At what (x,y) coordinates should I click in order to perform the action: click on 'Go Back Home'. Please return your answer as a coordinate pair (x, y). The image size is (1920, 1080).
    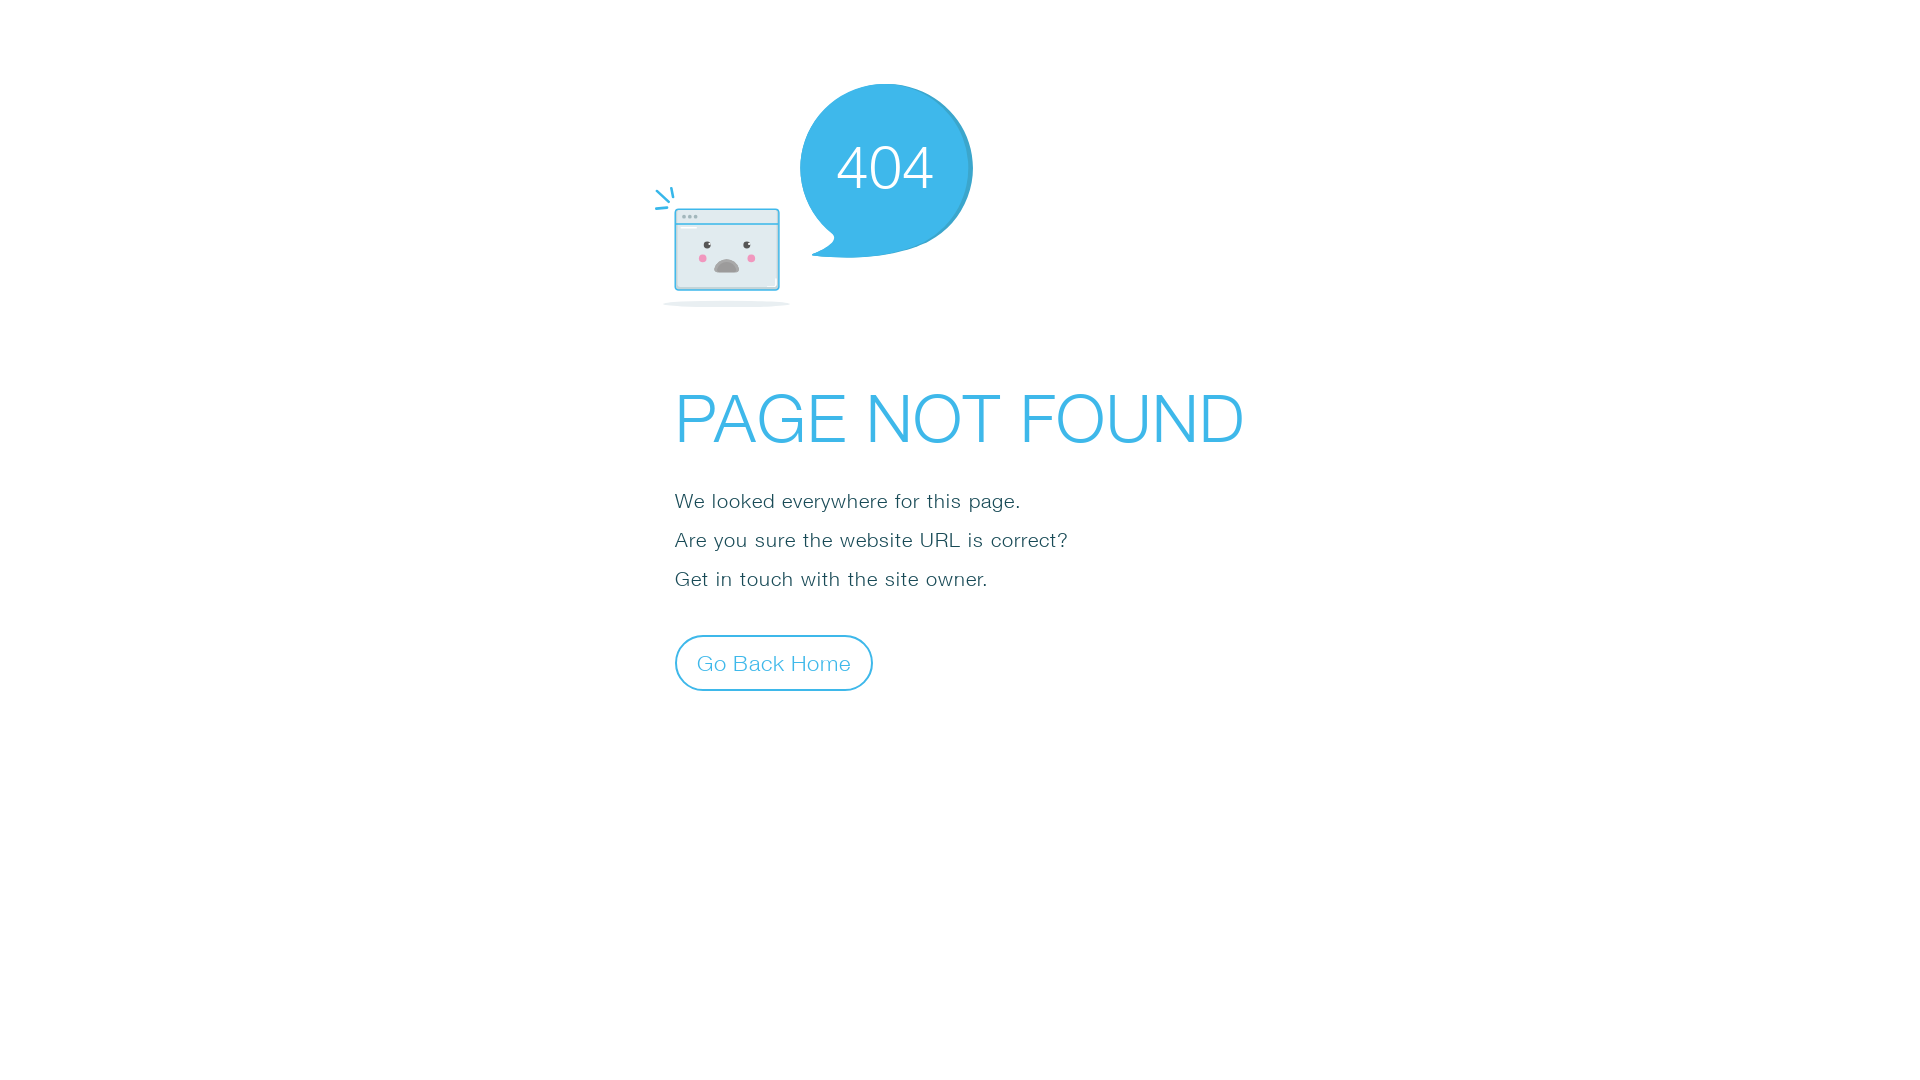
    Looking at the image, I should click on (772, 663).